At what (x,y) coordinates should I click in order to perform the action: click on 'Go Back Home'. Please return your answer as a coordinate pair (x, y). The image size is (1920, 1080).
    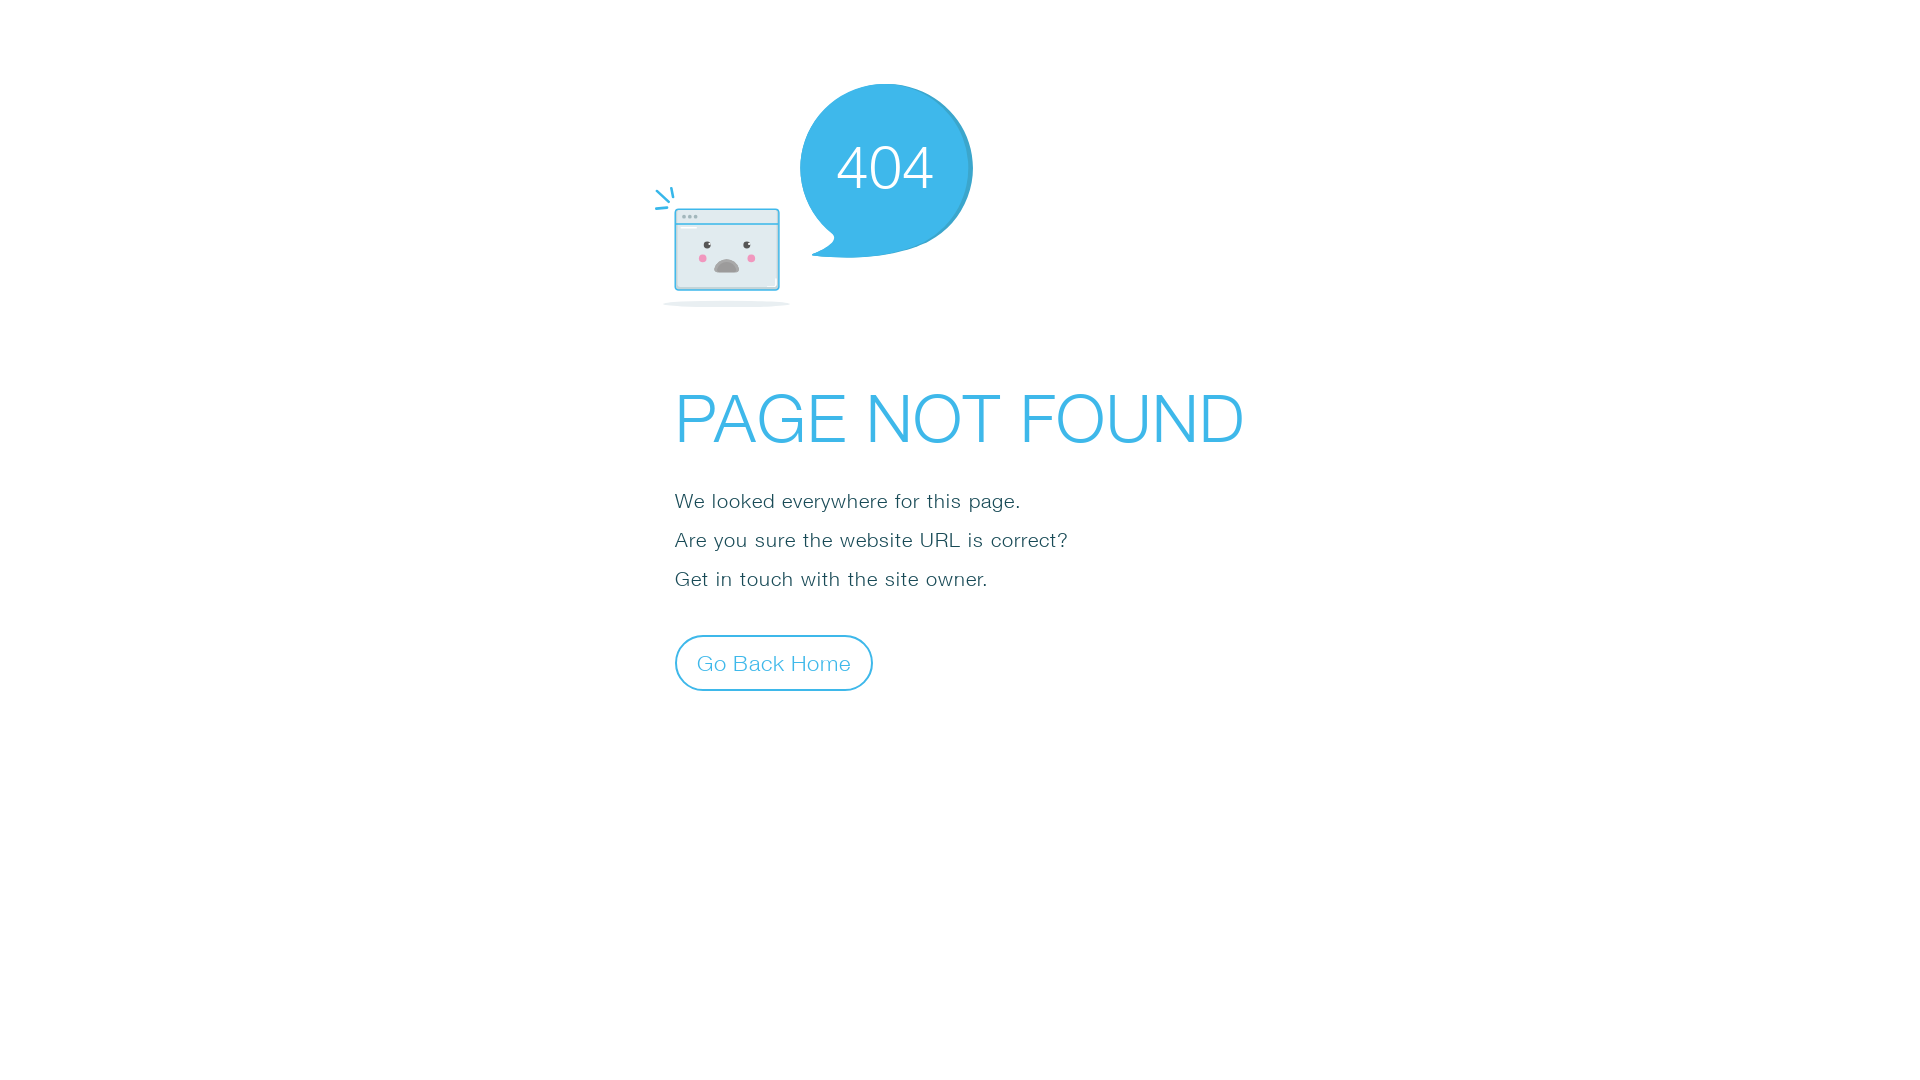
    Looking at the image, I should click on (772, 663).